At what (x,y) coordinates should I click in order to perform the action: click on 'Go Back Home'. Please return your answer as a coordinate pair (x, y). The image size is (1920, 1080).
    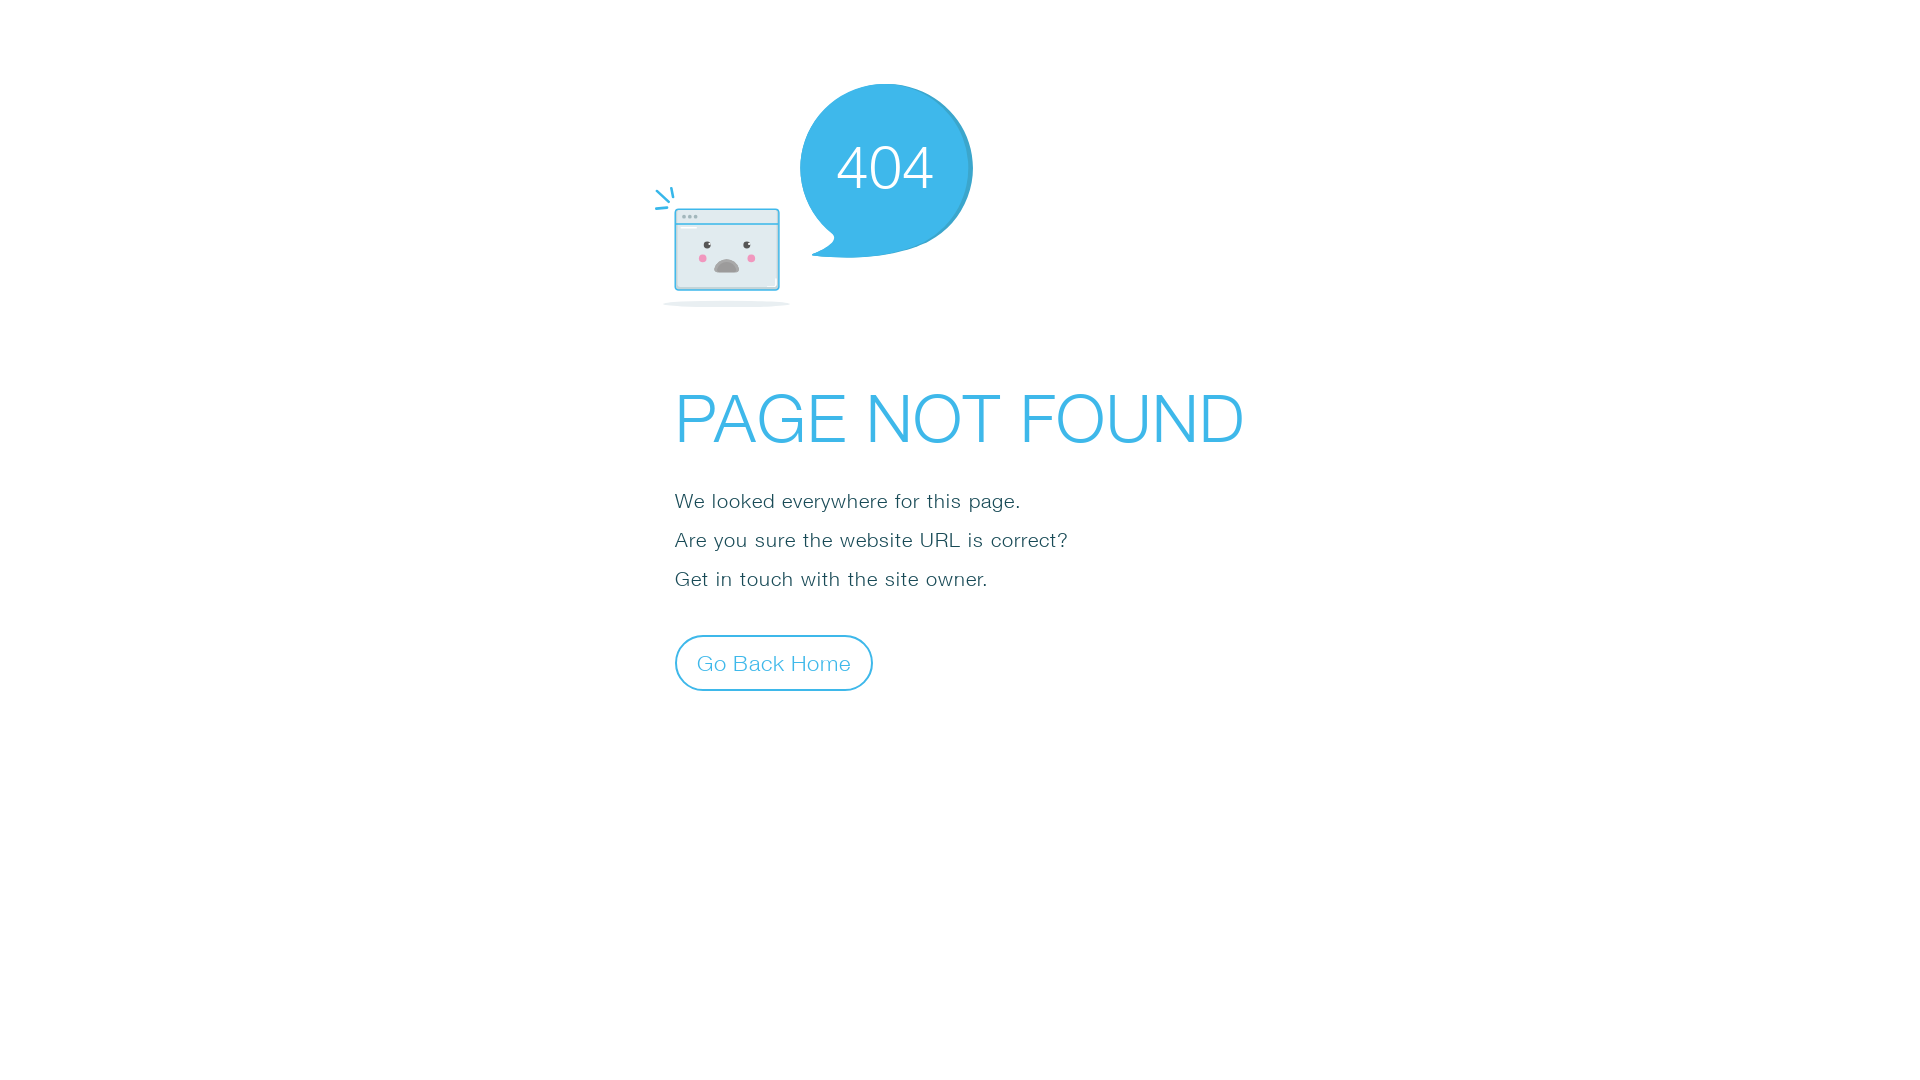
    Looking at the image, I should click on (772, 663).